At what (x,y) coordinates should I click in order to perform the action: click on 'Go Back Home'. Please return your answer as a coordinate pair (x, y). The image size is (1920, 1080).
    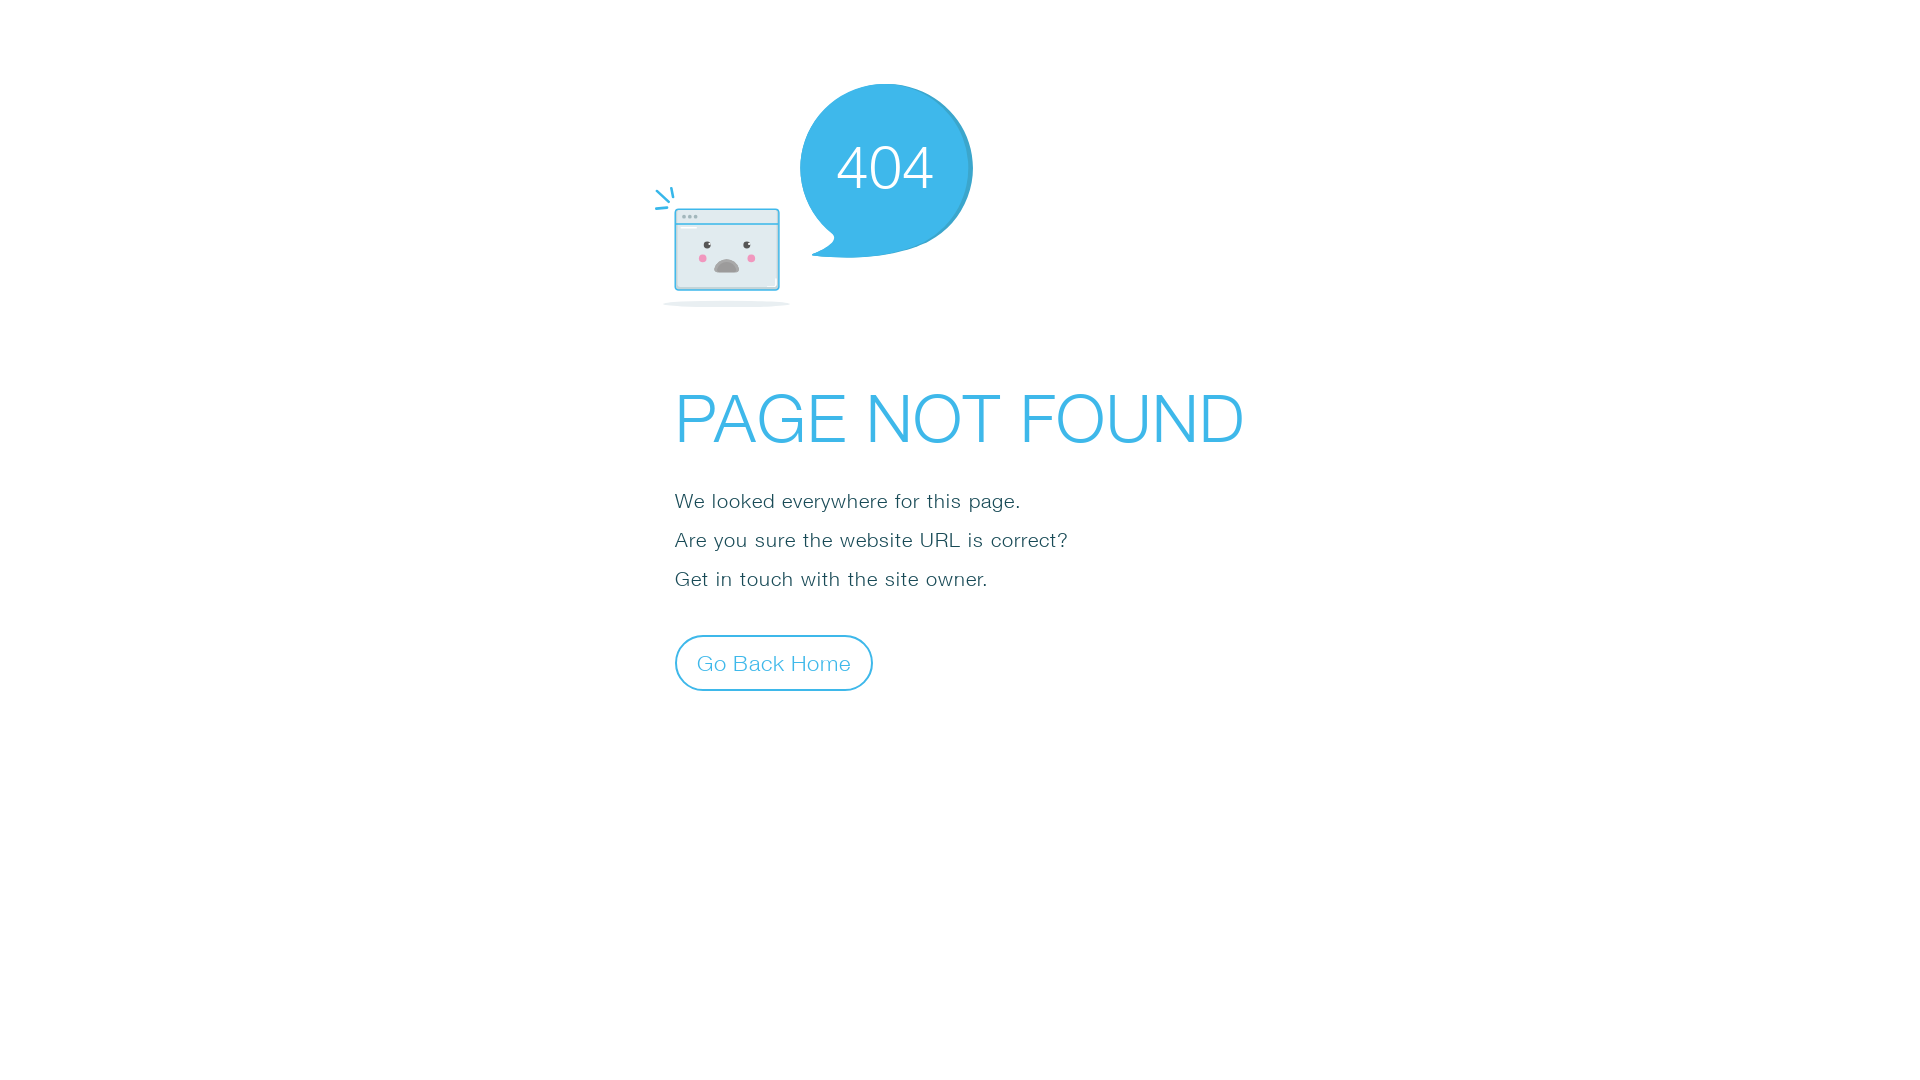
    Looking at the image, I should click on (772, 663).